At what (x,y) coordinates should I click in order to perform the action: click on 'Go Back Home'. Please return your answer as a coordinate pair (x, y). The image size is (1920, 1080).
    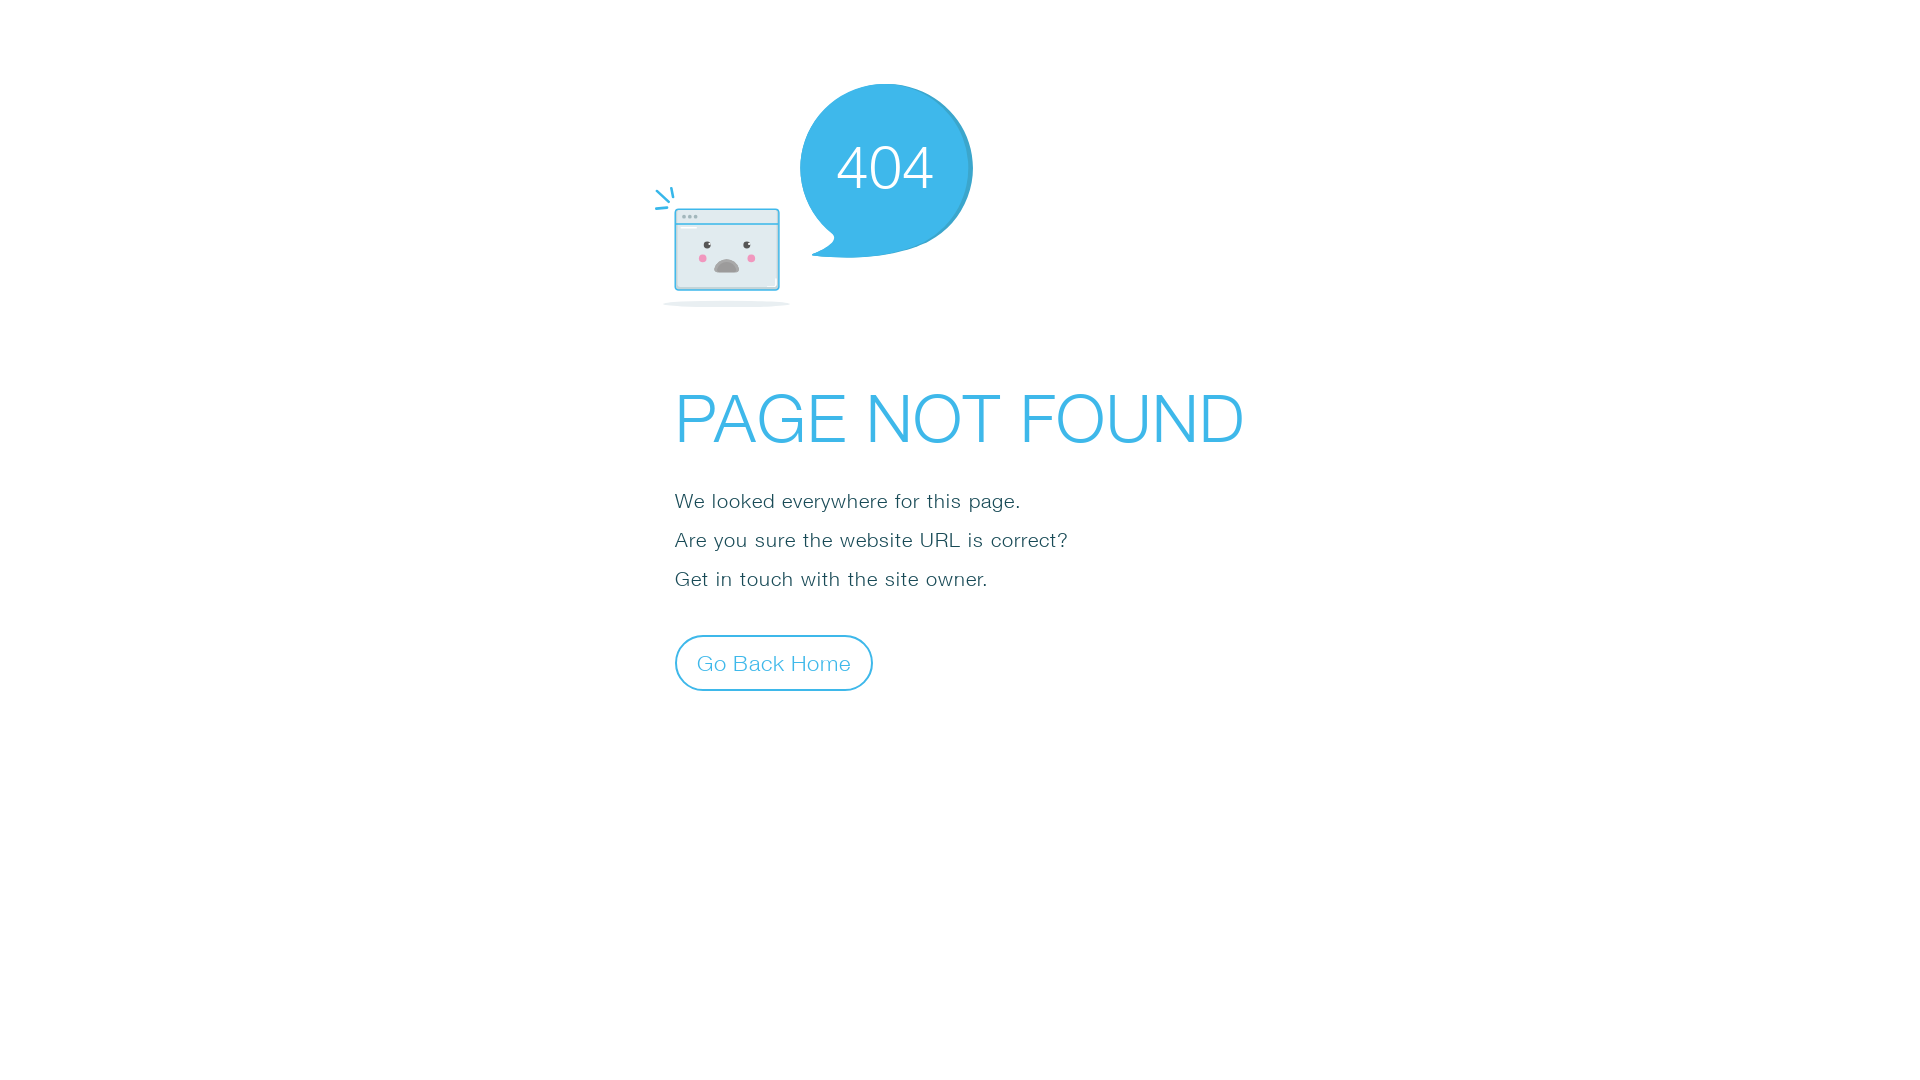
    Looking at the image, I should click on (772, 663).